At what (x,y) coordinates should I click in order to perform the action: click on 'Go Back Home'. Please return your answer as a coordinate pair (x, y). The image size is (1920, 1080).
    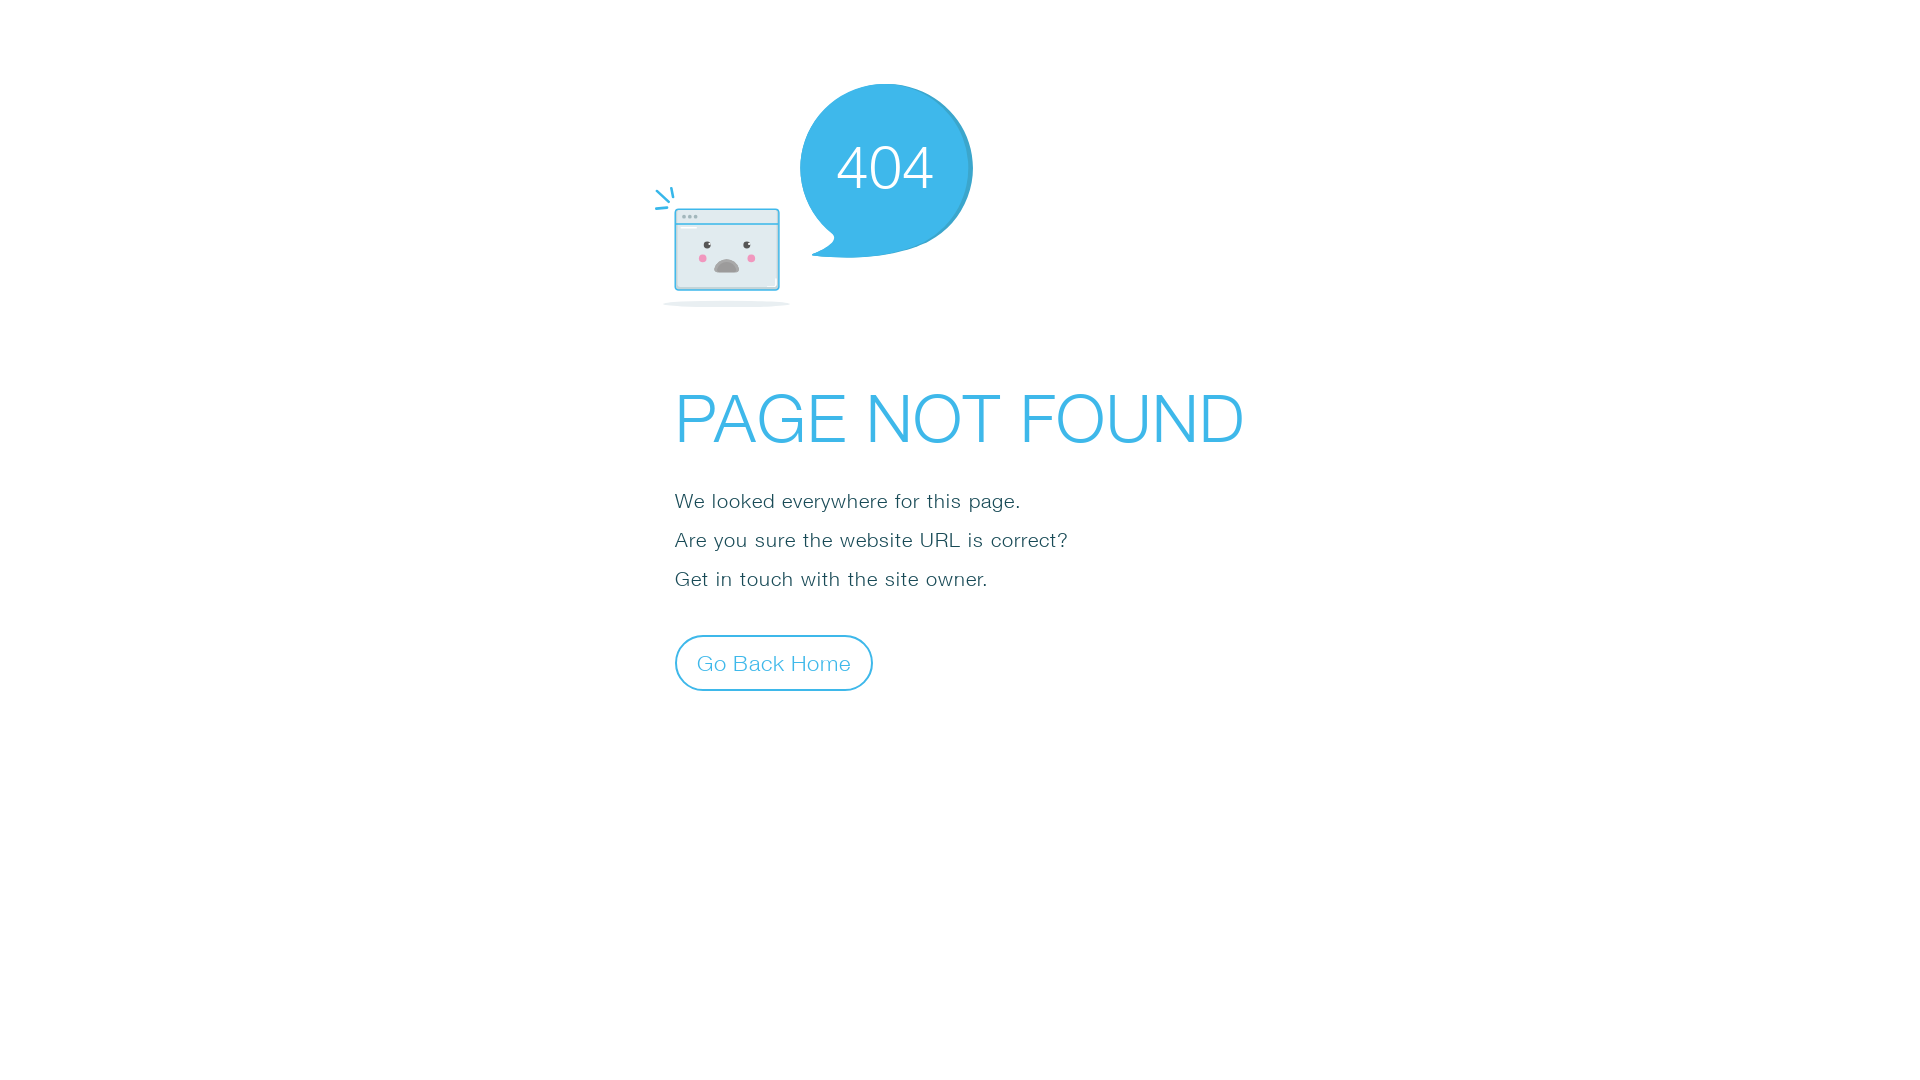
    Looking at the image, I should click on (772, 663).